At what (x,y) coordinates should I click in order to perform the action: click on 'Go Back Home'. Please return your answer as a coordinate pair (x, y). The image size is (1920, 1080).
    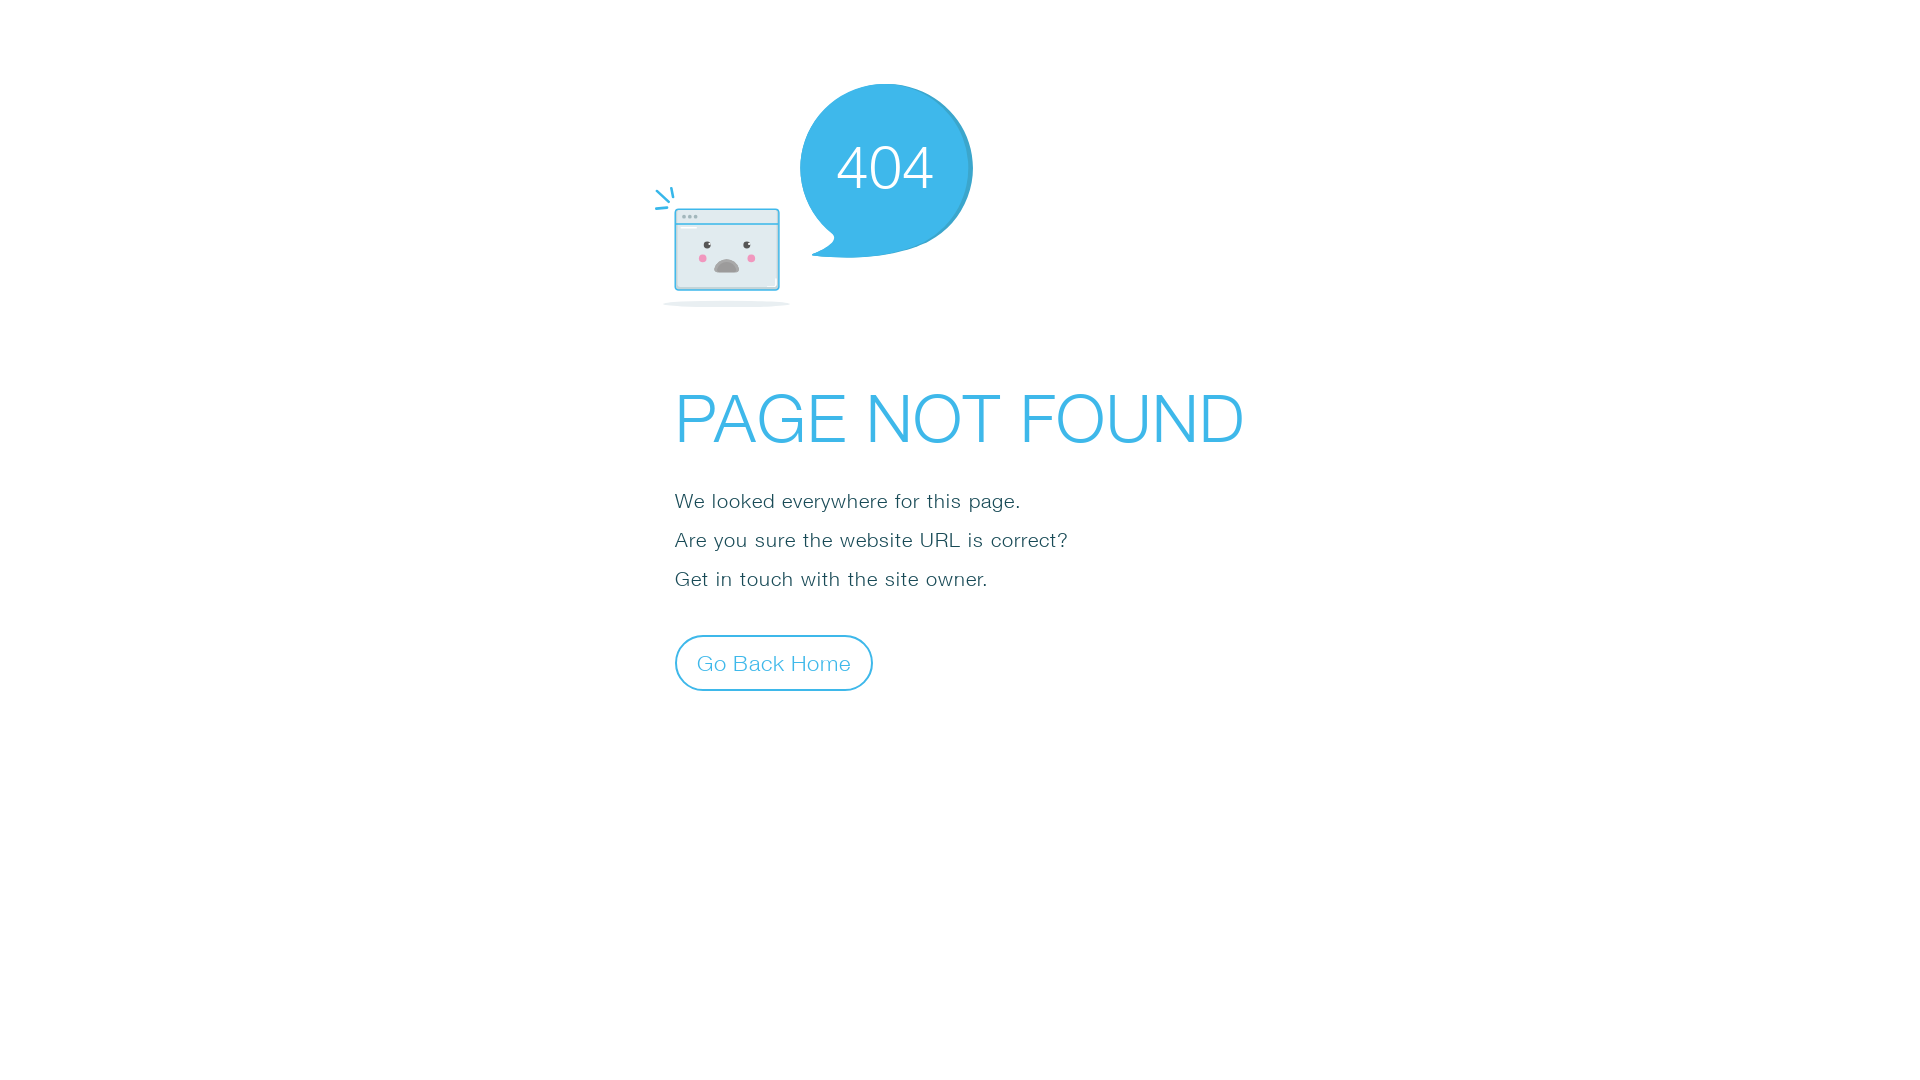
    Looking at the image, I should click on (772, 663).